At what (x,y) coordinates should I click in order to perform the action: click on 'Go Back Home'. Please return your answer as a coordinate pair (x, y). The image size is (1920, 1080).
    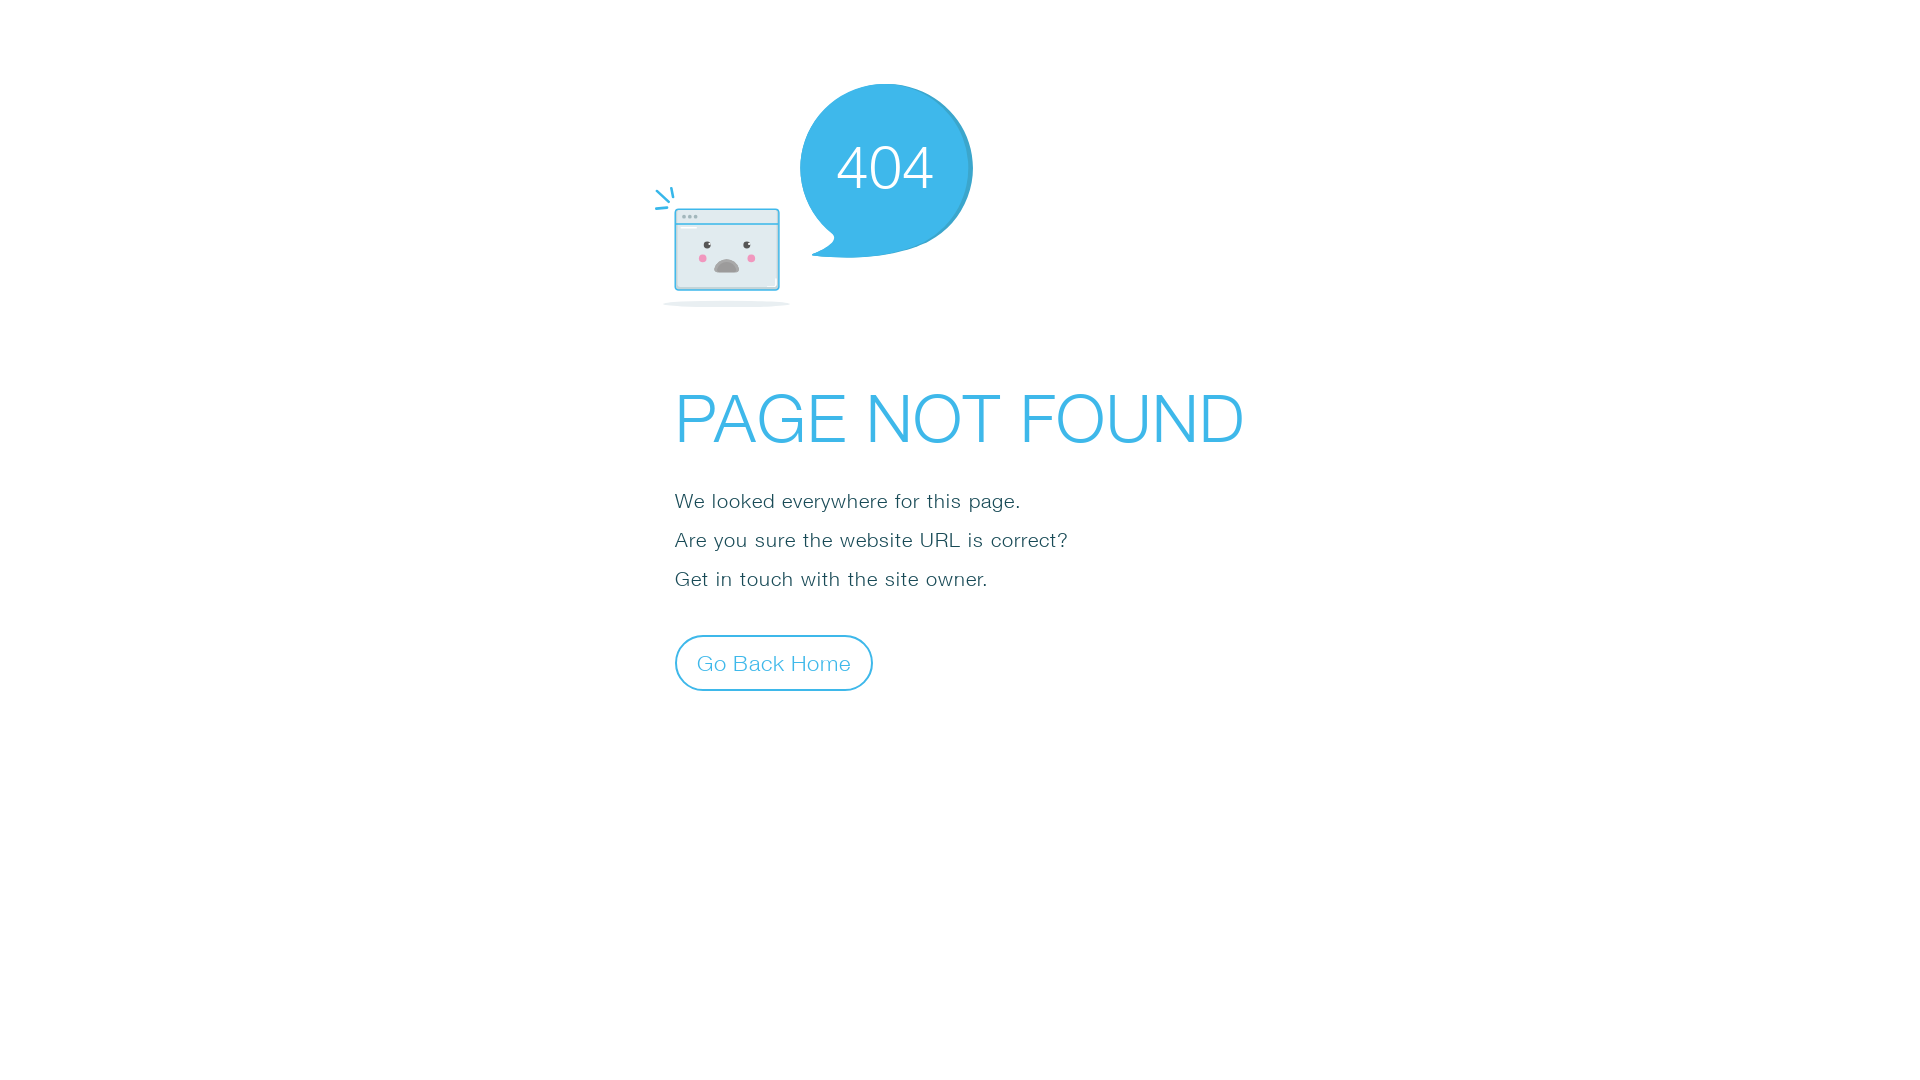
    Looking at the image, I should click on (772, 663).